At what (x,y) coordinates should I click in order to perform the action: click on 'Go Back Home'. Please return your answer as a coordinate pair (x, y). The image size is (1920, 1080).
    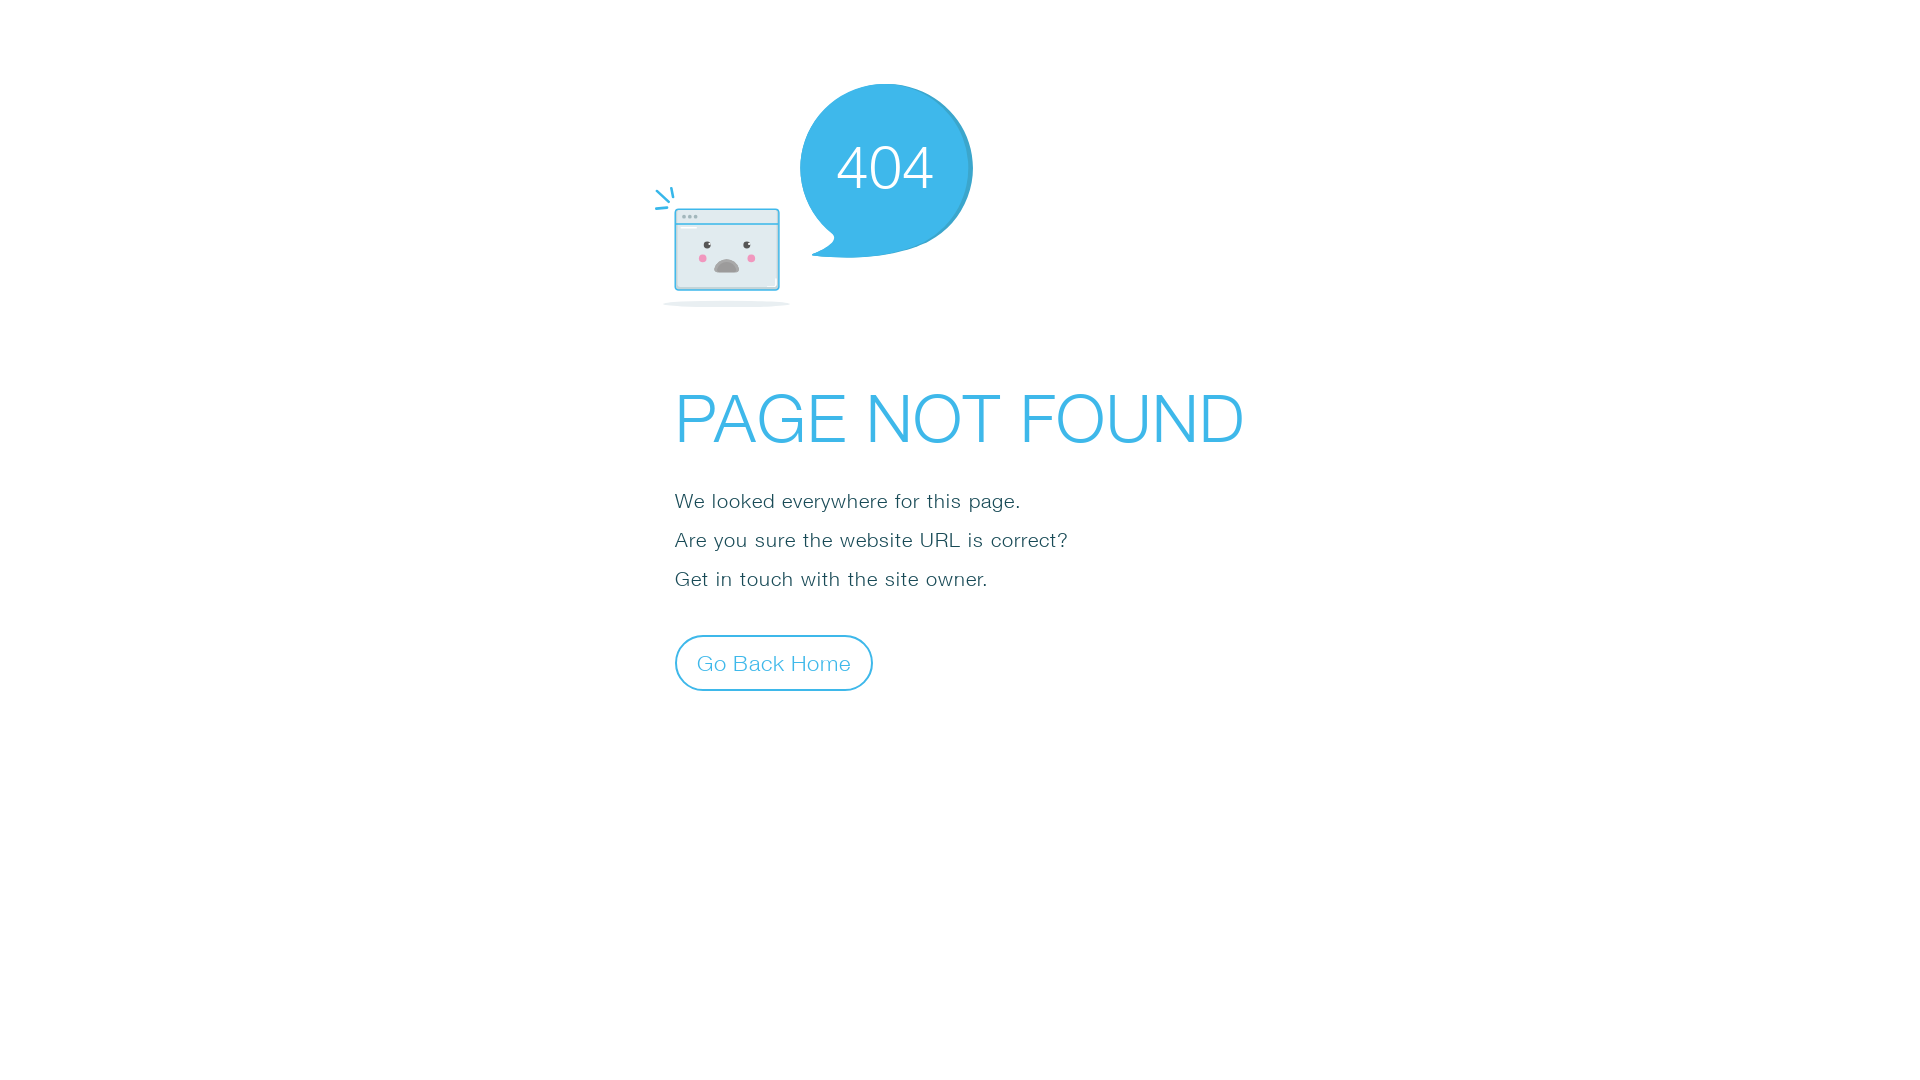
    Looking at the image, I should click on (772, 663).